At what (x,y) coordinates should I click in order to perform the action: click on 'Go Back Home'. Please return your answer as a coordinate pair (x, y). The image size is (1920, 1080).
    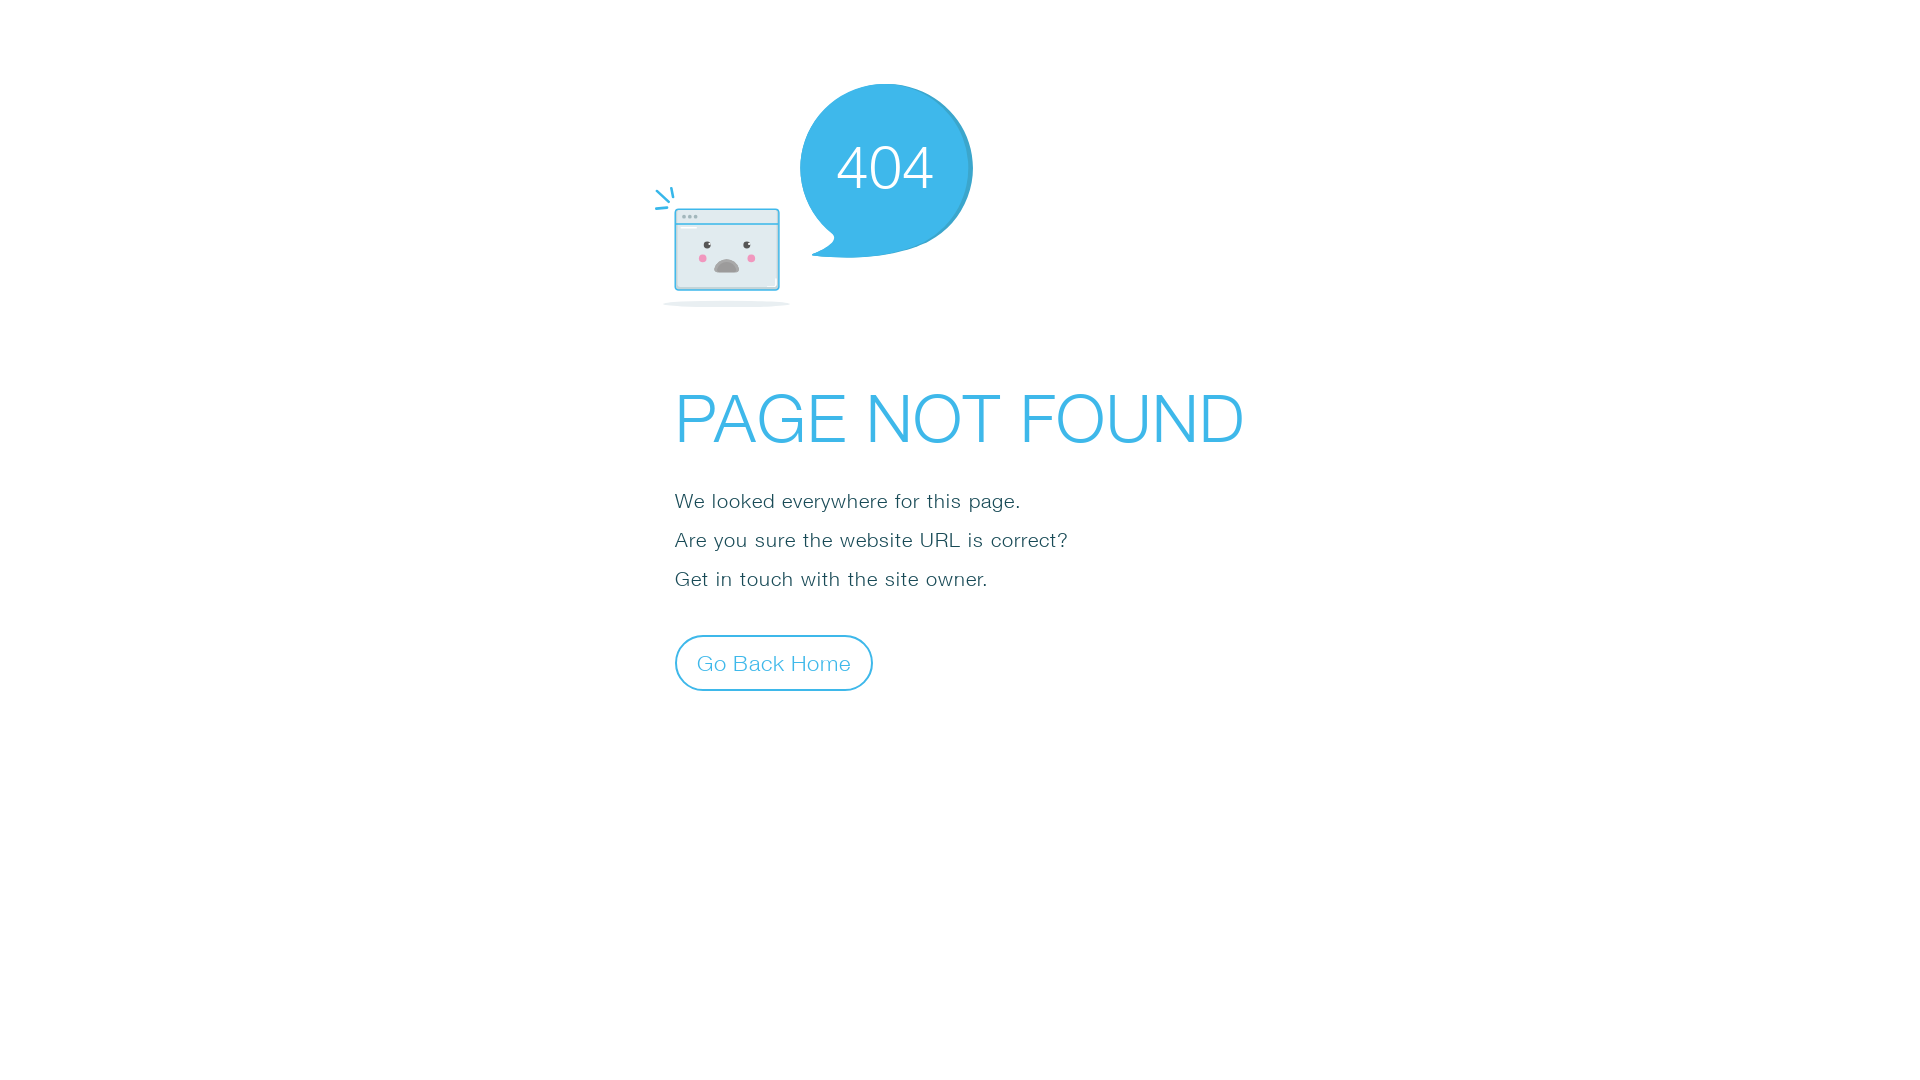
    Looking at the image, I should click on (772, 663).